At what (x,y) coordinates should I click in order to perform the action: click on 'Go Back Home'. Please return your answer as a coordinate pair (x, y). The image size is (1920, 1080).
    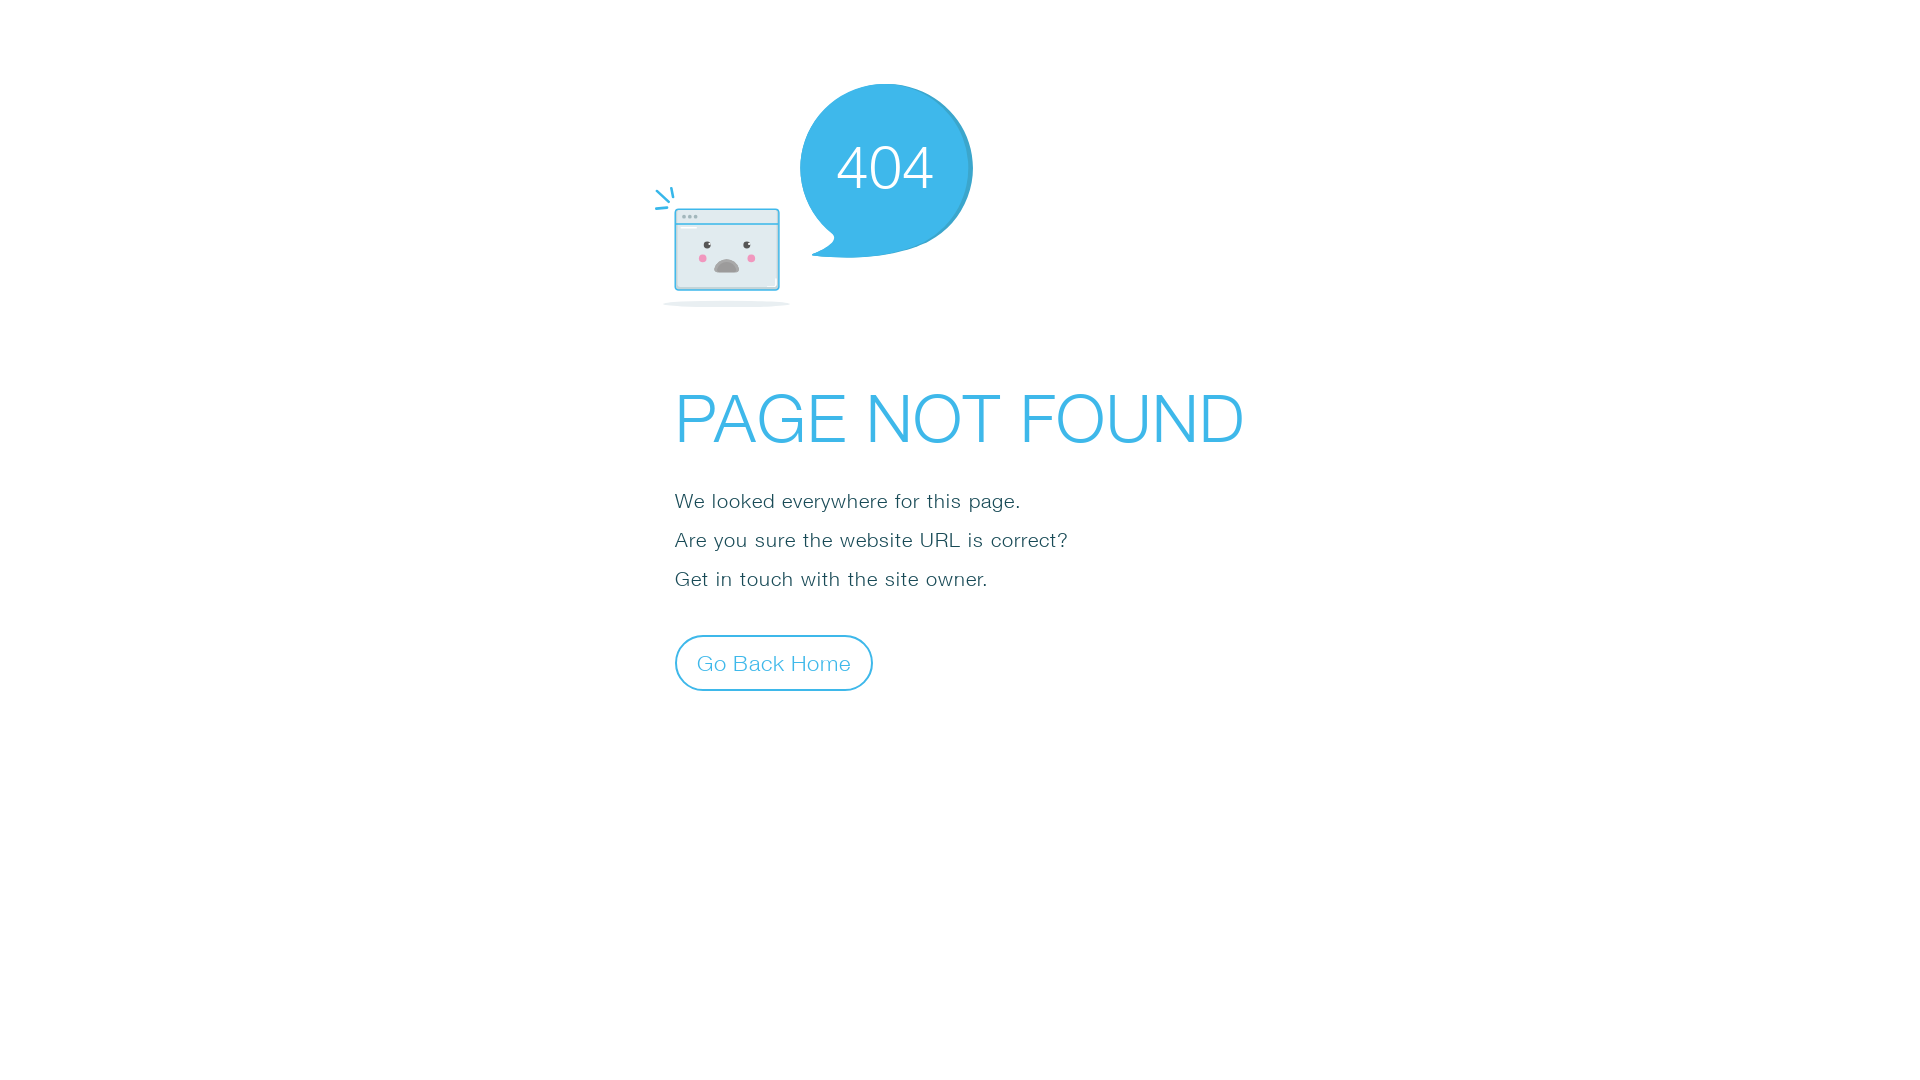
    Looking at the image, I should click on (772, 663).